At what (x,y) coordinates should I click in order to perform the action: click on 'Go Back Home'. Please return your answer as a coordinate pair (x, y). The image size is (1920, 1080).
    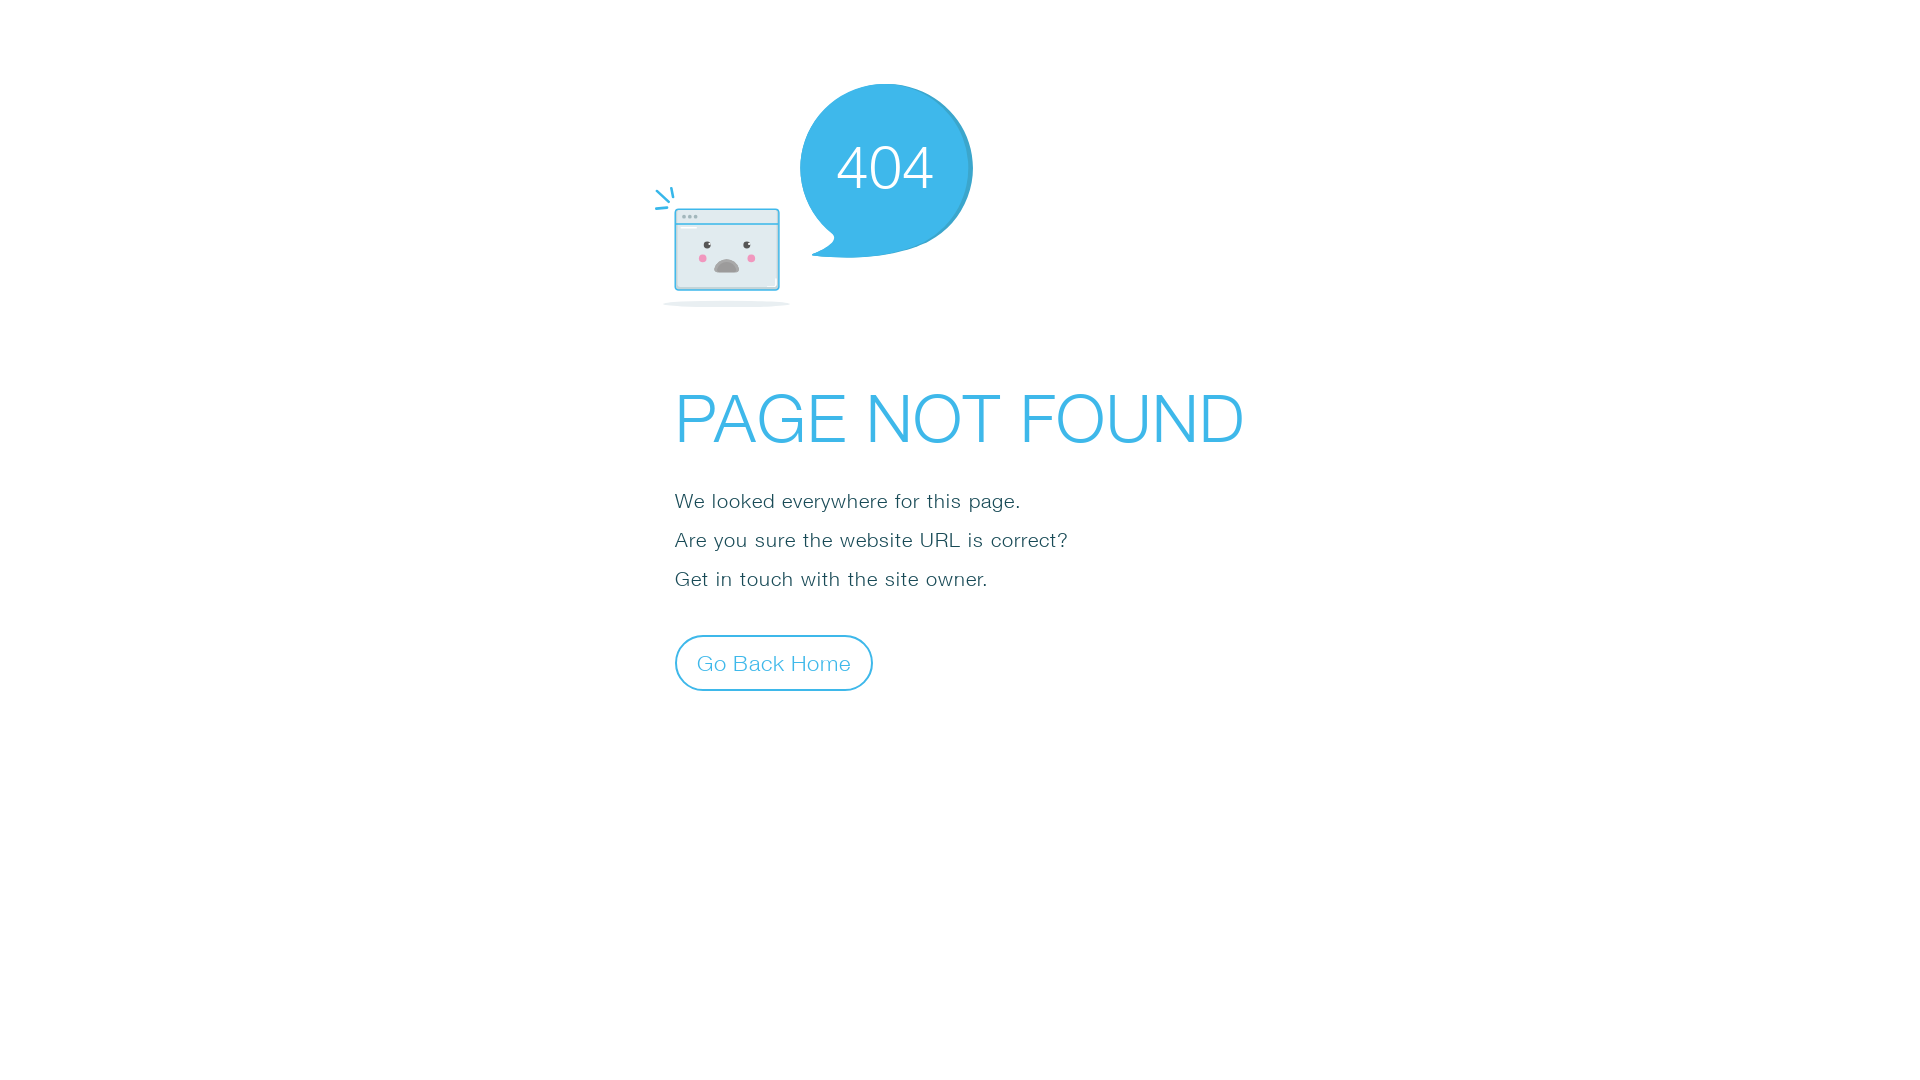
    Looking at the image, I should click on (772, 663).